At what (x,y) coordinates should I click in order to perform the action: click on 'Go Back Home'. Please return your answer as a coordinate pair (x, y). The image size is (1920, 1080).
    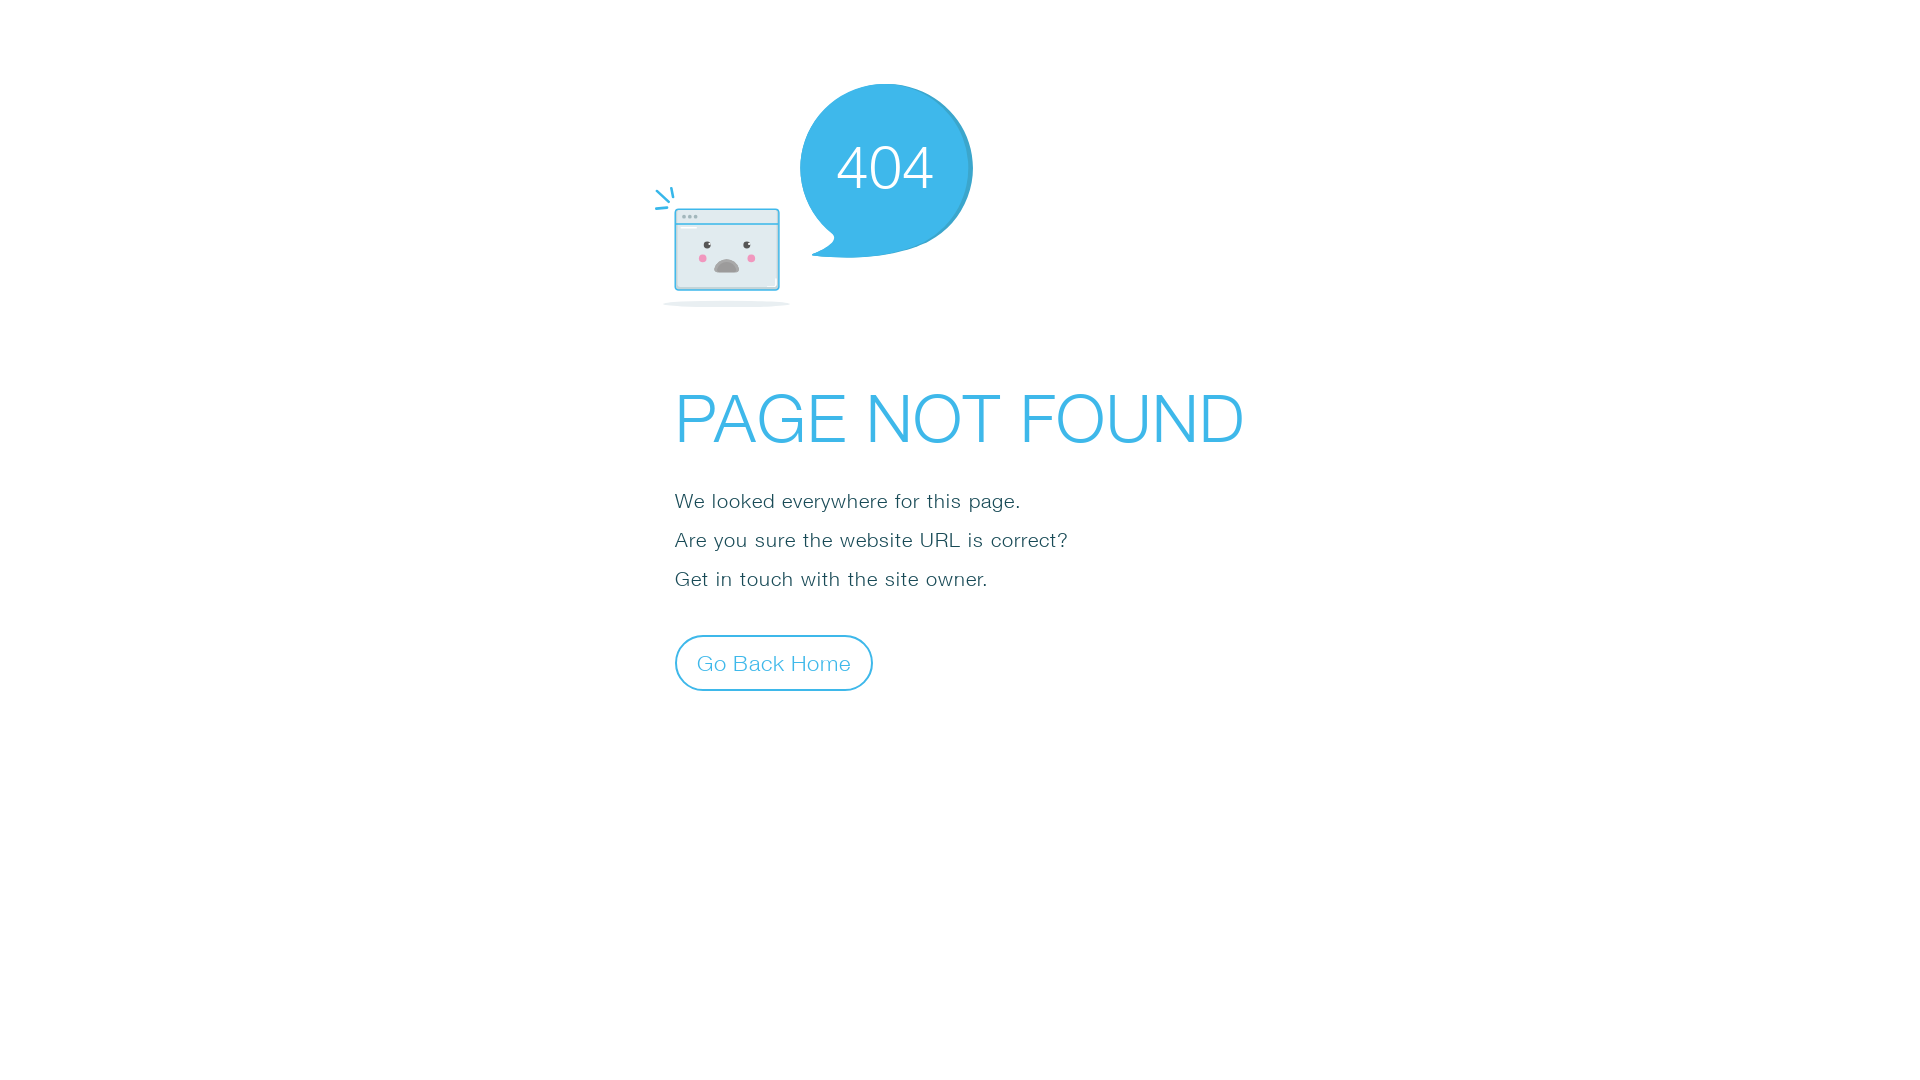
    Looking at the image, I should click on (772, 663).